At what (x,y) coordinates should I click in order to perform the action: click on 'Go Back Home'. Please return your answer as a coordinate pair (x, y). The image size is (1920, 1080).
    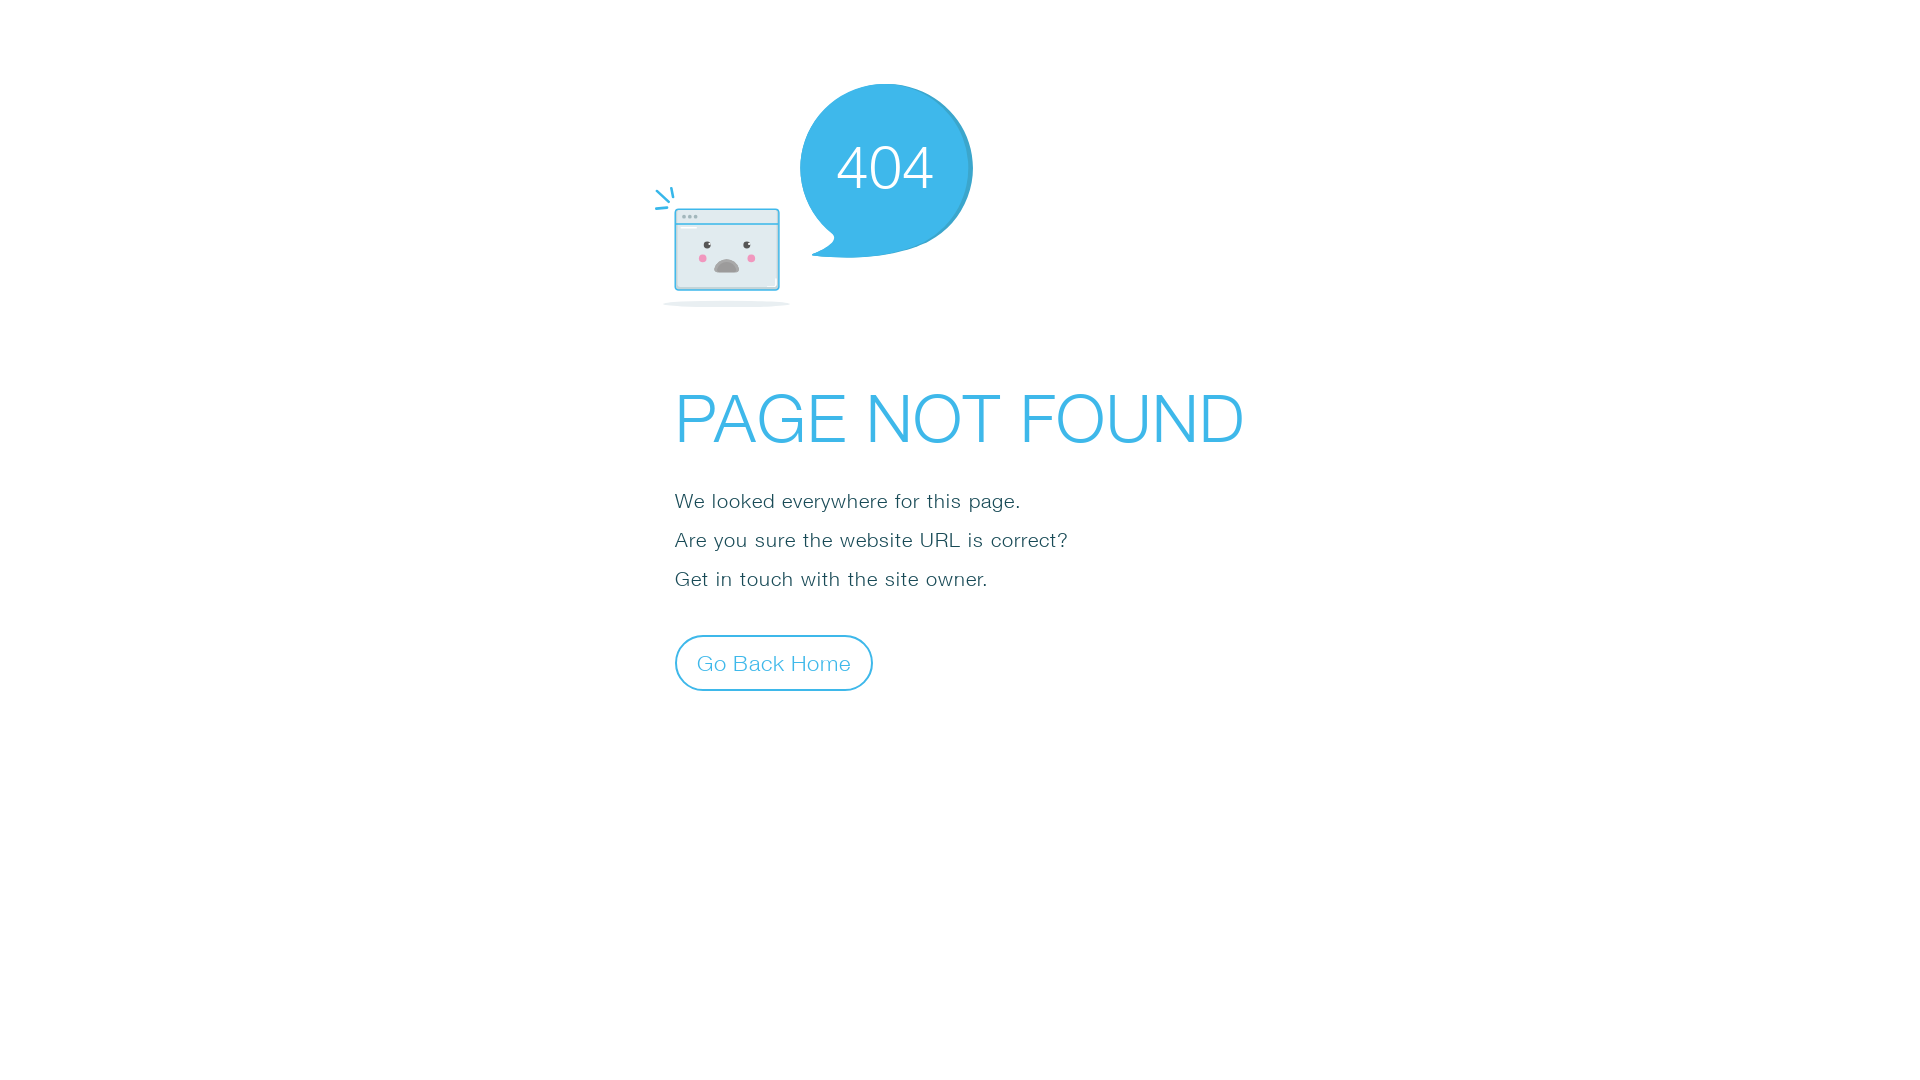
    Looking at the image, I should click on (772, 663).